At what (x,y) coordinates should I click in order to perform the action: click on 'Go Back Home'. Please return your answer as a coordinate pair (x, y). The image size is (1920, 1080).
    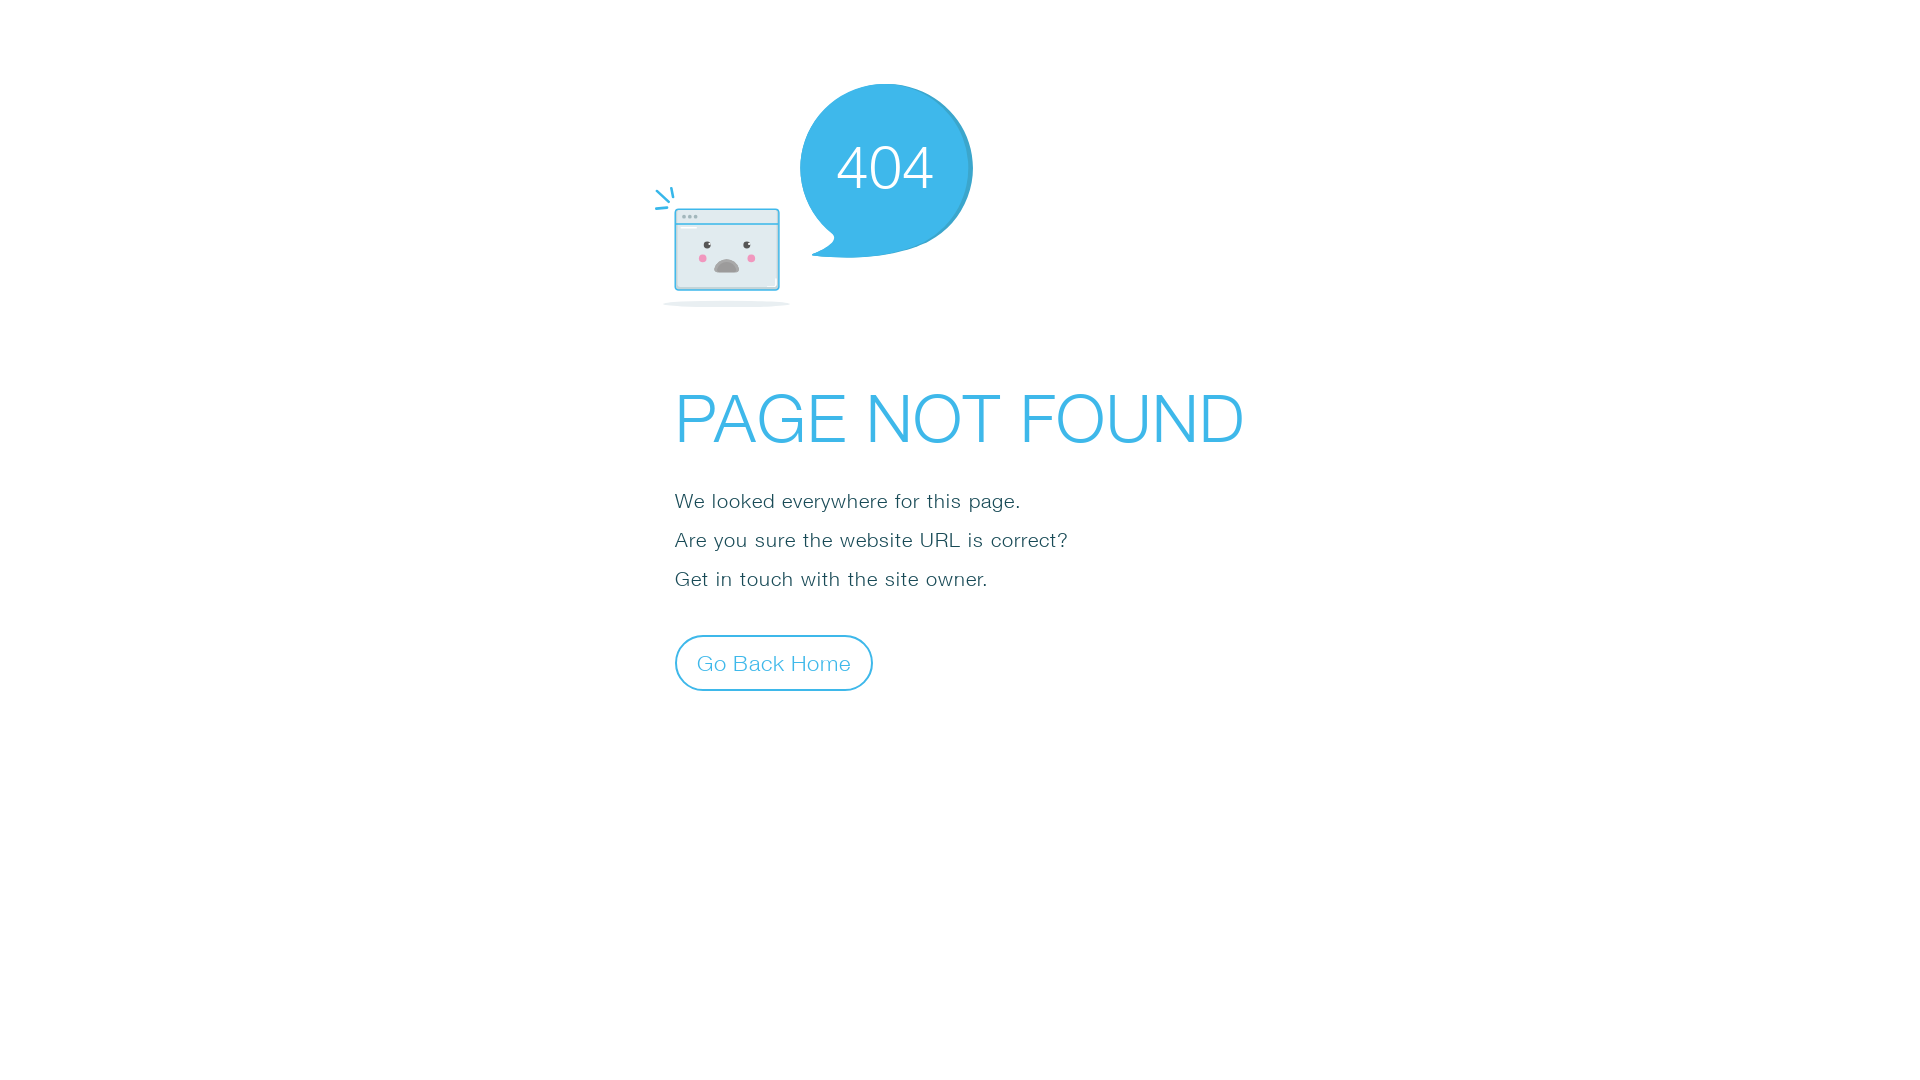
    Looking at the image, I should click on (772, 663).